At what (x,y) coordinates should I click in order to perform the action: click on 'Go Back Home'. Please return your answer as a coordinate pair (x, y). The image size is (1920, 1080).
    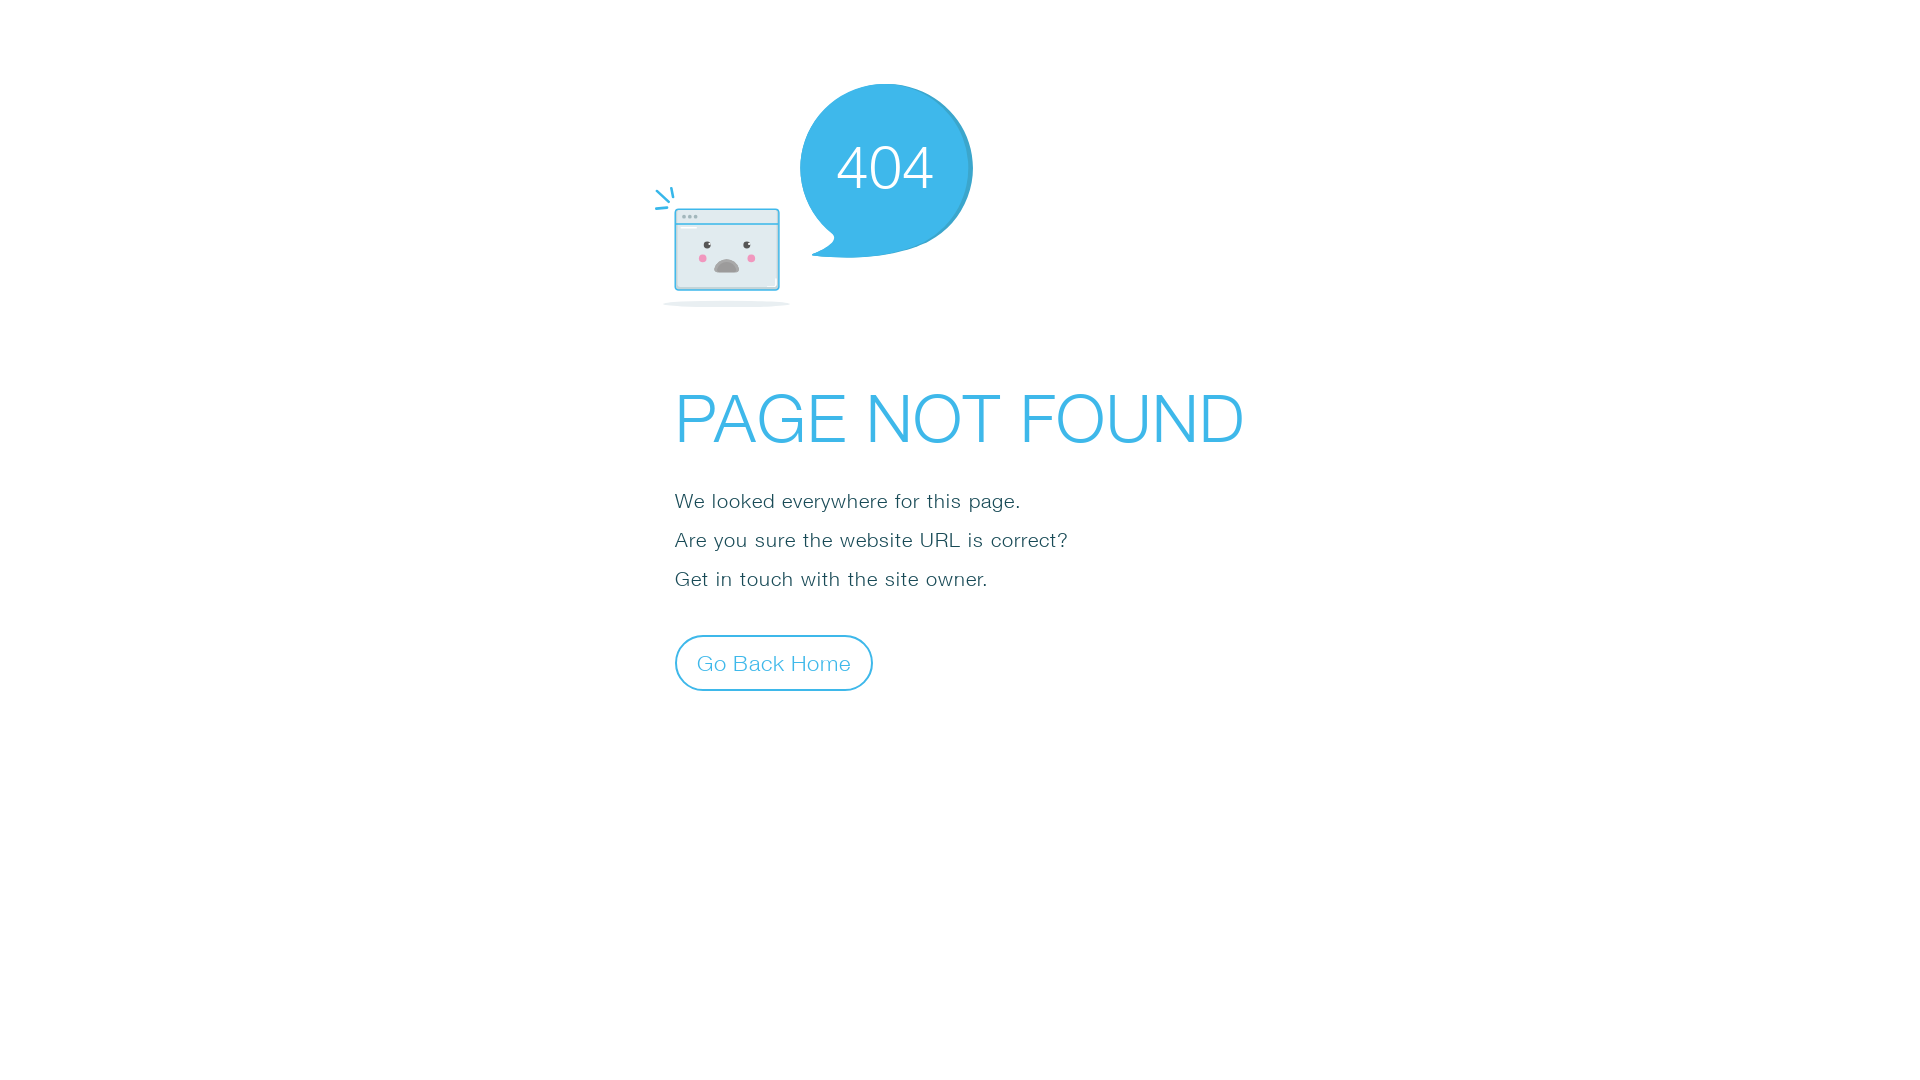
    Looking at the image, I should click on (772, 663).